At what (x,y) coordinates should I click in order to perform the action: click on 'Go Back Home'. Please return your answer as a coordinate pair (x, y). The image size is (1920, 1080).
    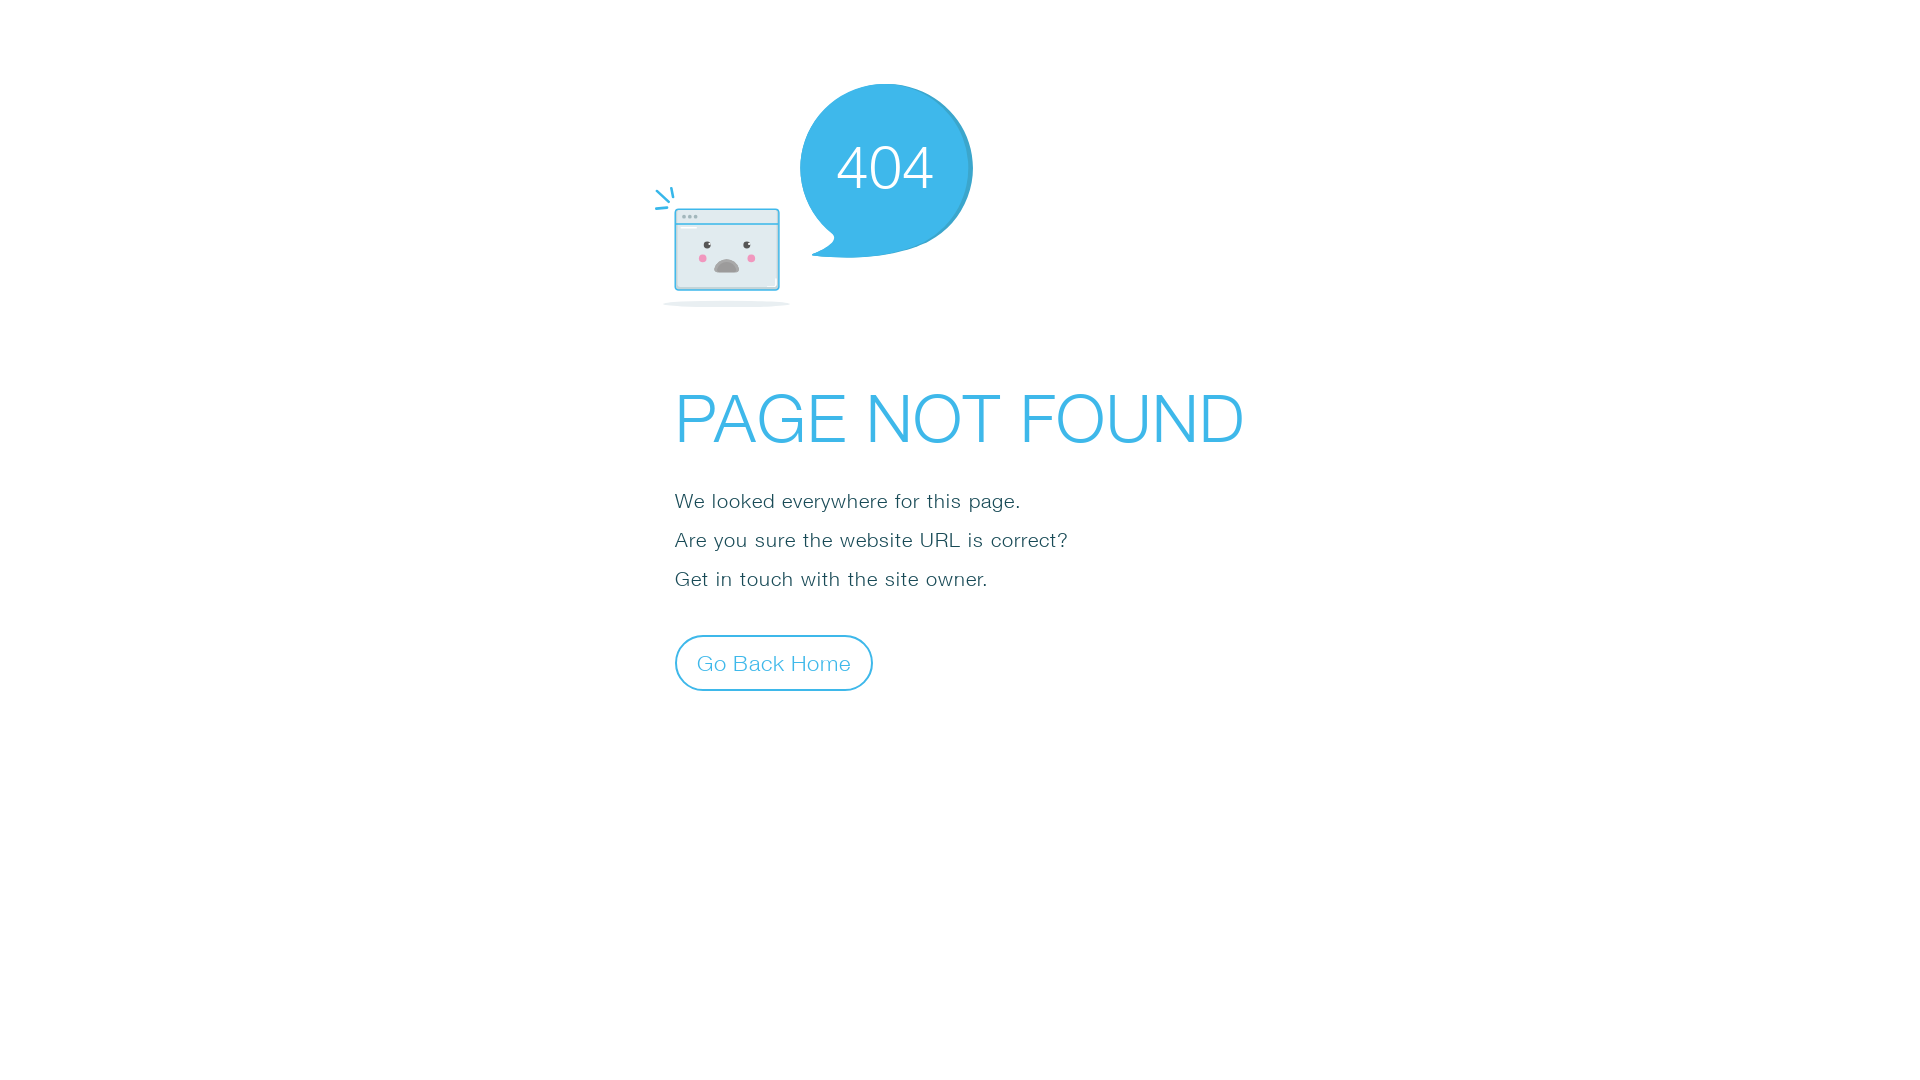
    Looking at the image, I should click on (772, 663).